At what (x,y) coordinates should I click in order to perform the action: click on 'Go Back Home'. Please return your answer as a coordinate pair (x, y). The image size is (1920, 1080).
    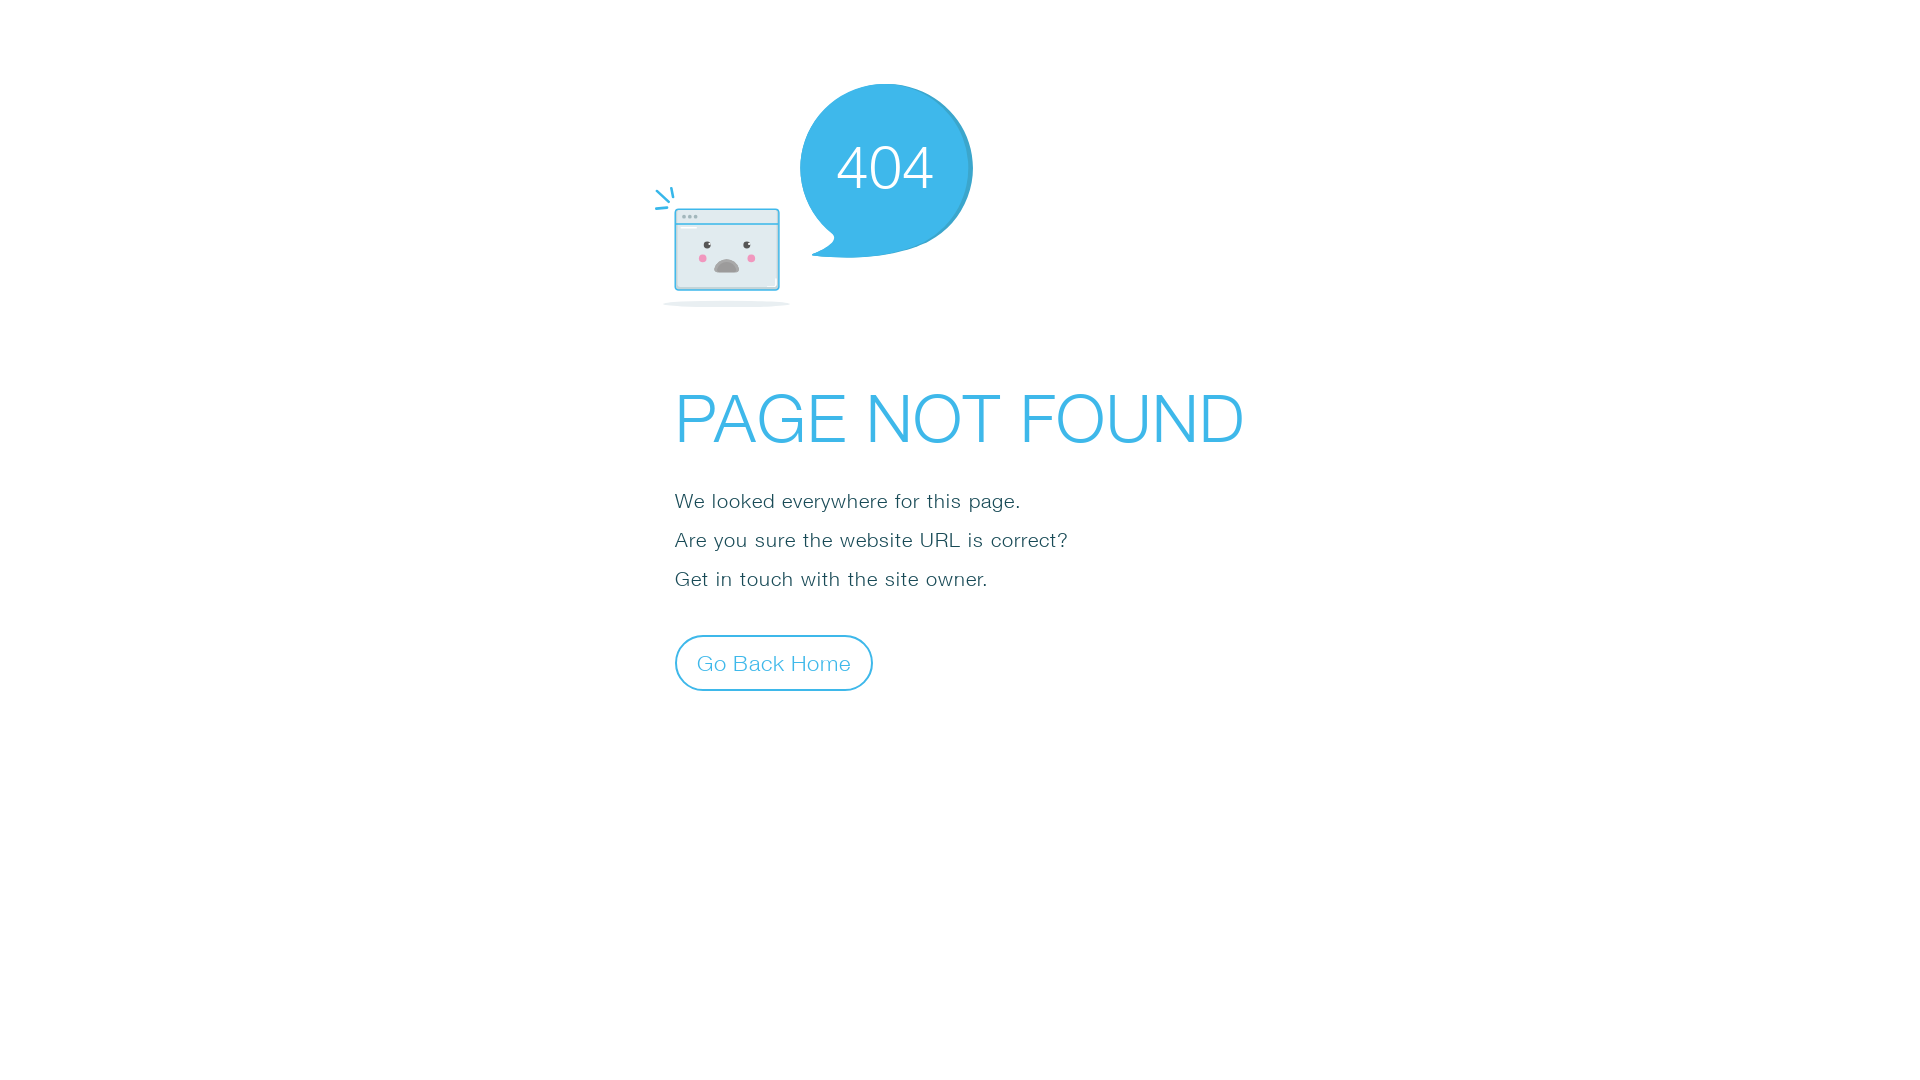
    Looking at the image, I should click on (772, 663).